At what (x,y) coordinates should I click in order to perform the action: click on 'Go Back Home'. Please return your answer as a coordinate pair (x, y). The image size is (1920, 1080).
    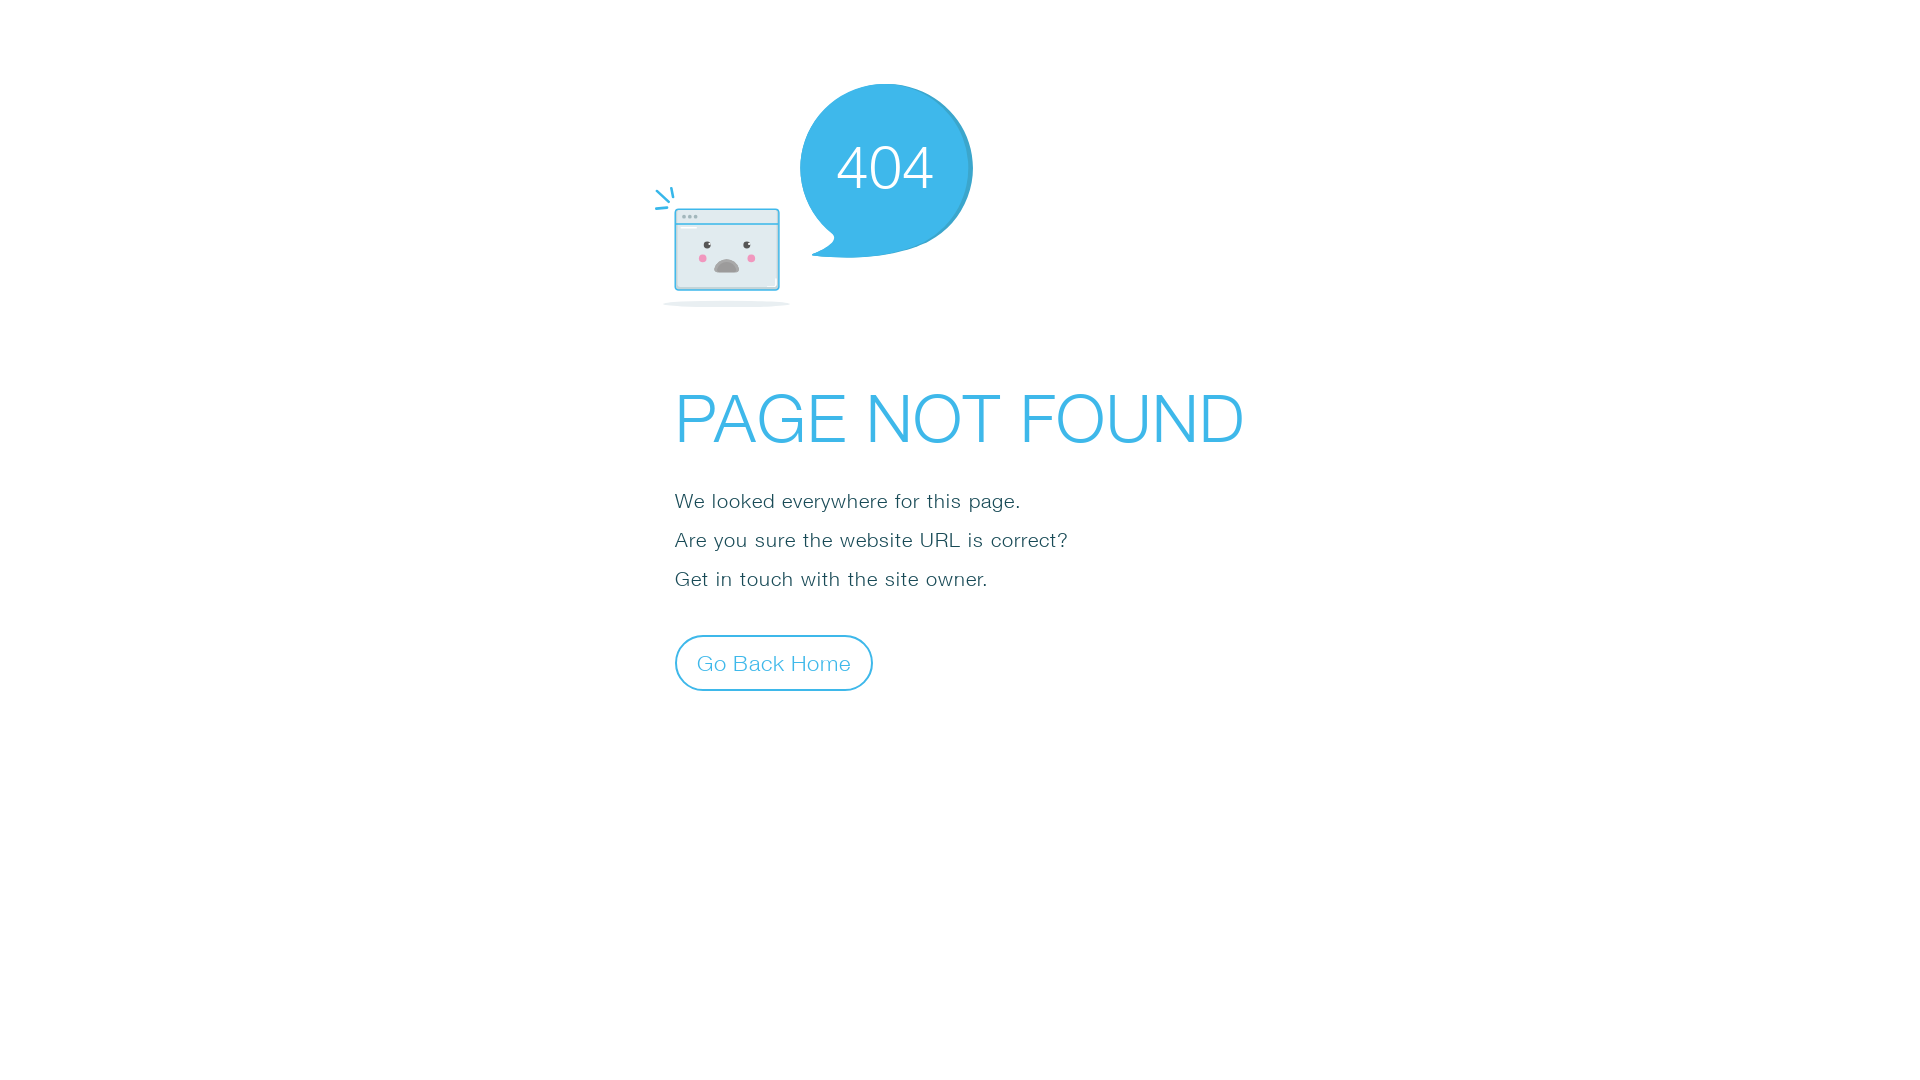
    Looking at the image, I should click on (772, 663).